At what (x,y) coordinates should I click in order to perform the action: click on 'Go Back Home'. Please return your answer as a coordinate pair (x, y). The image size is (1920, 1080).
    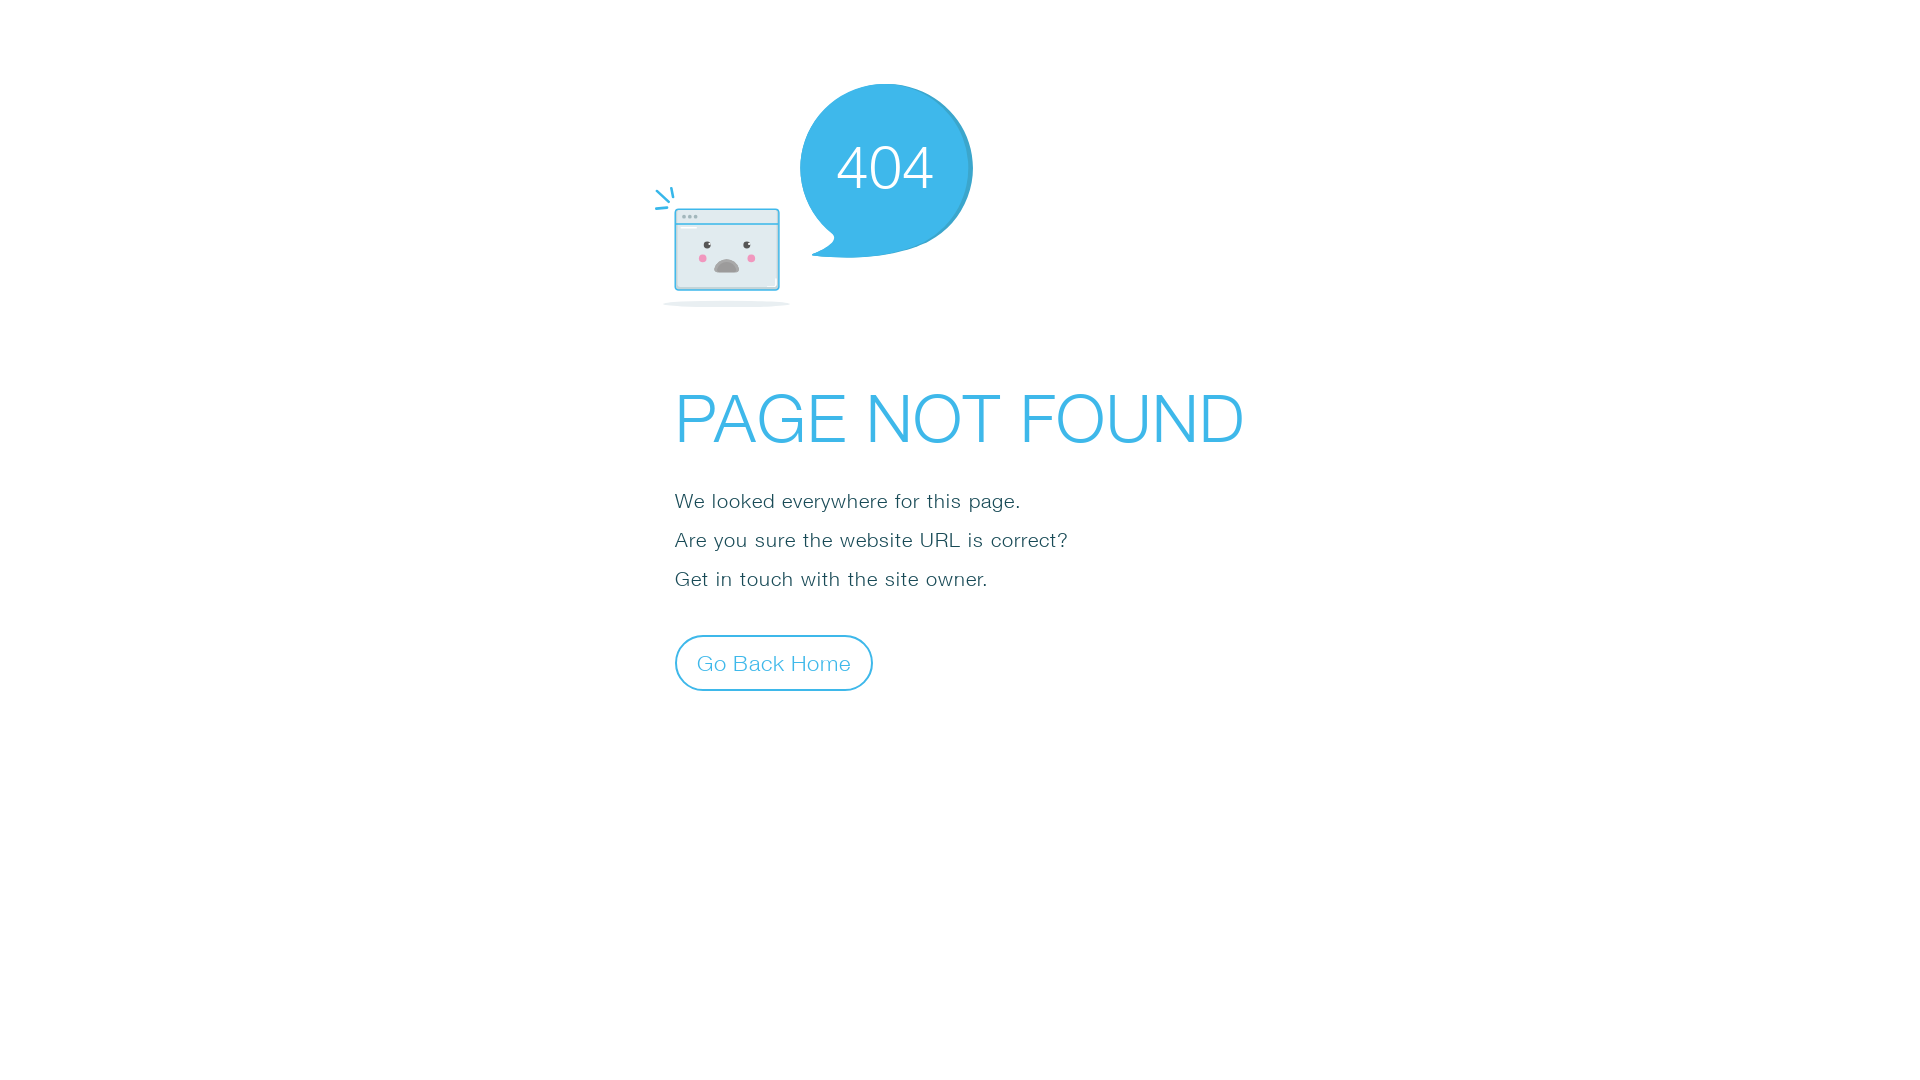
    Looking at the image, I should click on (772, 663).